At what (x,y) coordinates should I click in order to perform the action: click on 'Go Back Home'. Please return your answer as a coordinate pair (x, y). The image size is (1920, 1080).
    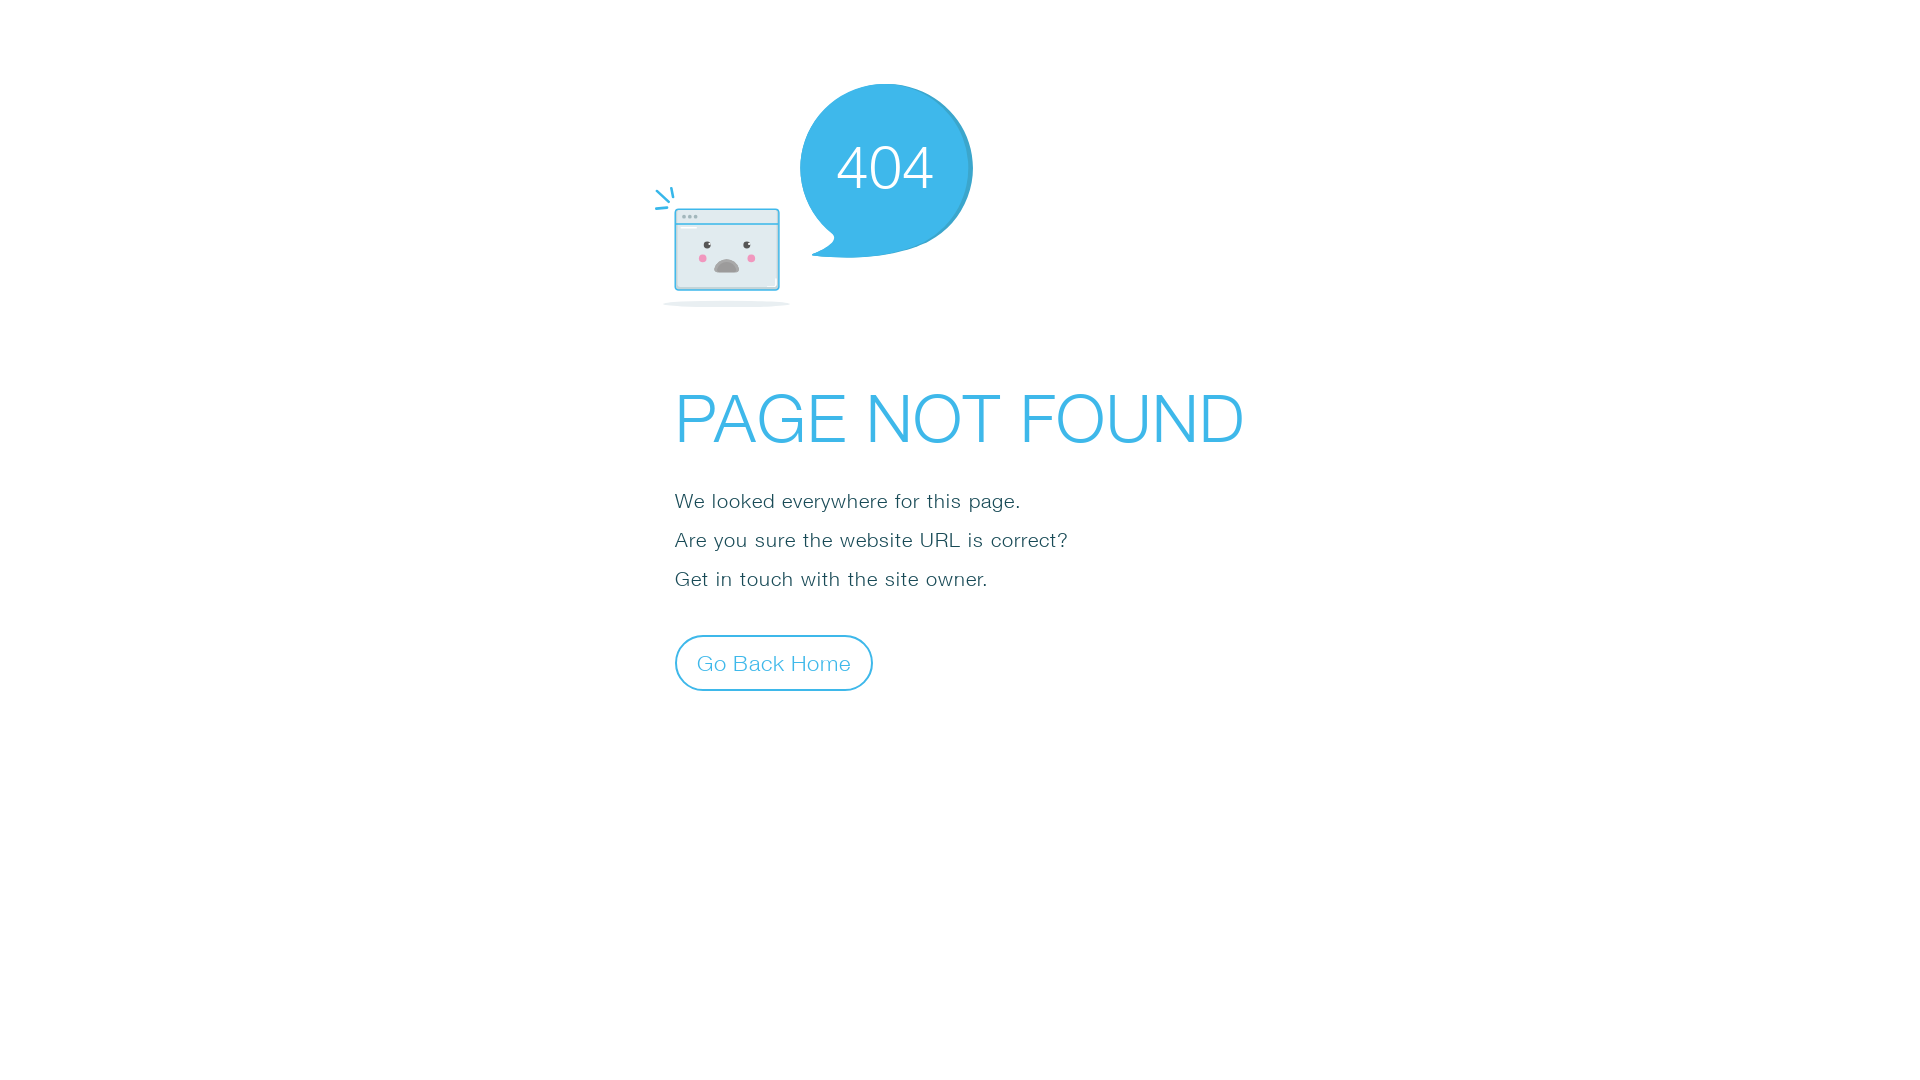
    Looking at the image, I should click on (772, 663).